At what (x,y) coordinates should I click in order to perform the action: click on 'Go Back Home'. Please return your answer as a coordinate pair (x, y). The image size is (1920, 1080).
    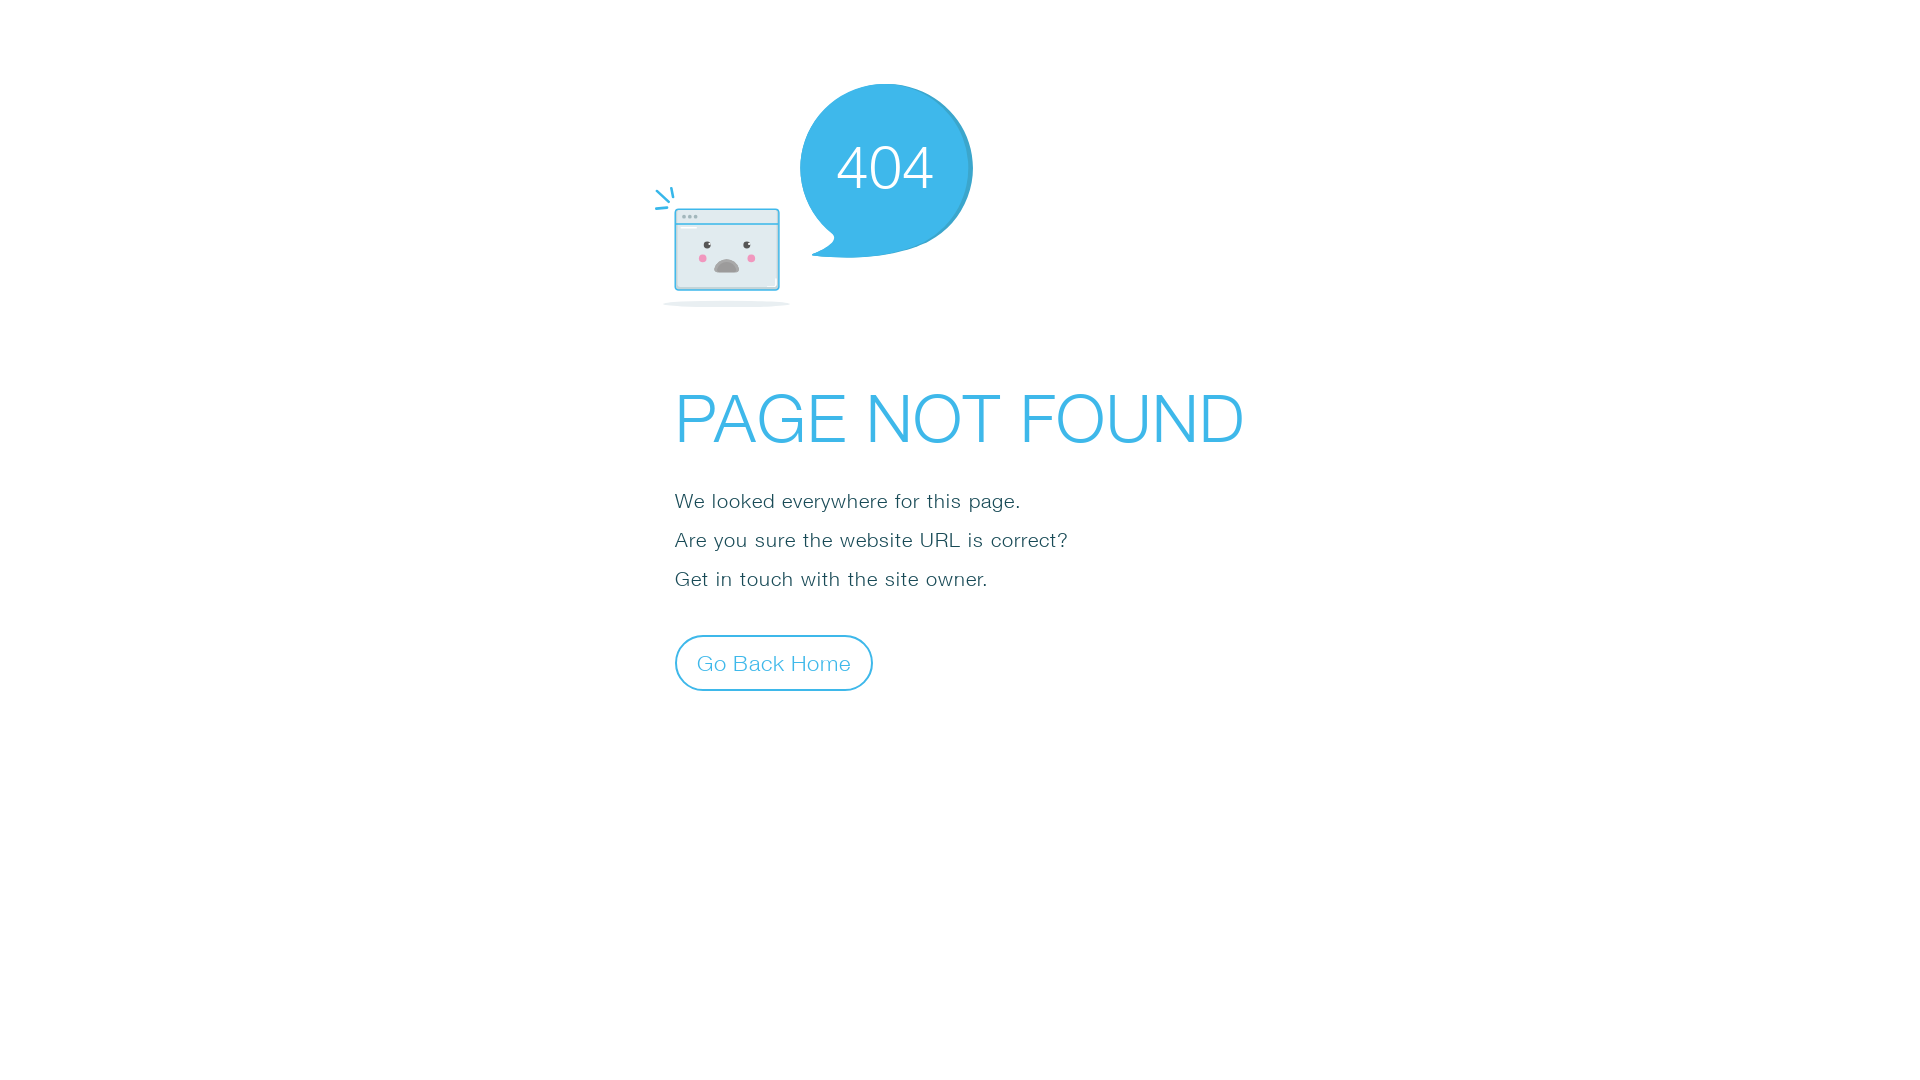
    Looking at the image, I should click on (772, 663).